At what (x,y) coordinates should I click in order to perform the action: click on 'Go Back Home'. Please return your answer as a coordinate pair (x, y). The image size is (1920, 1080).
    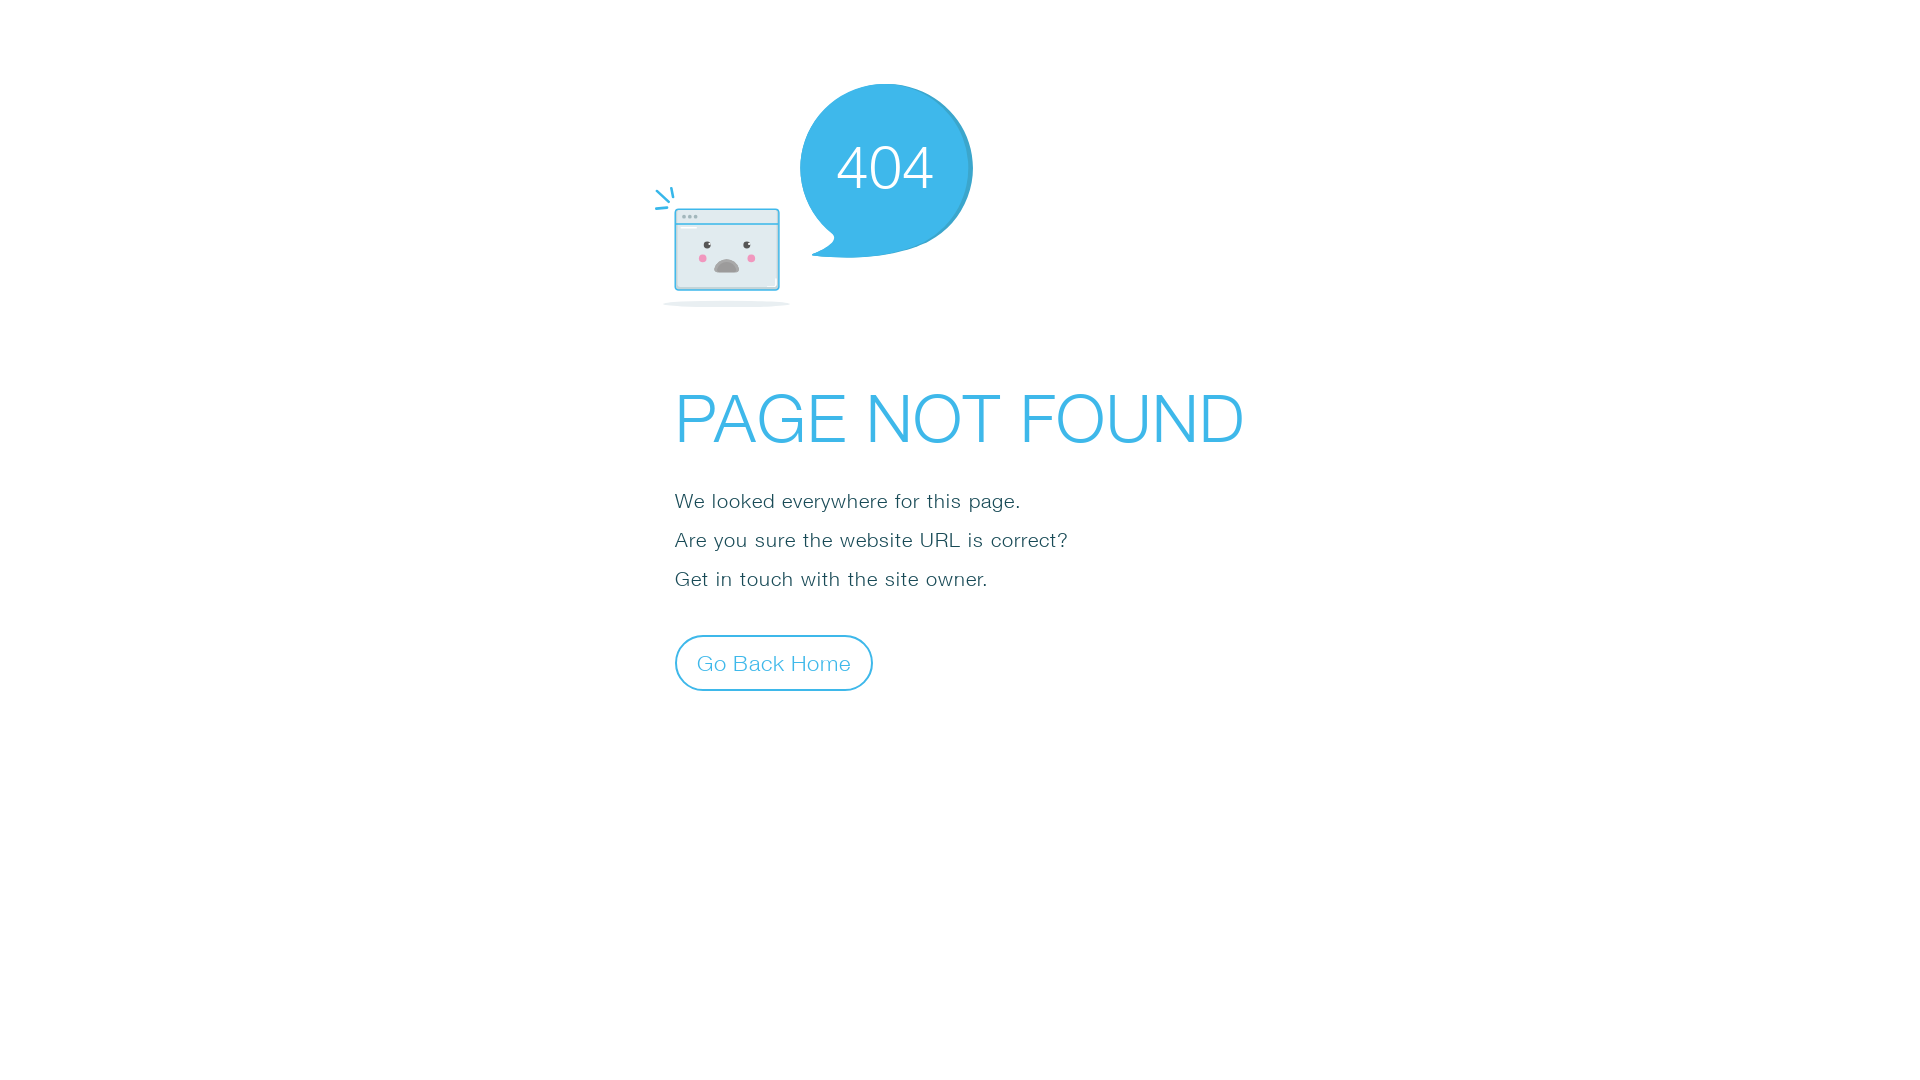
    Looking at the image, I should click on (772, 663).